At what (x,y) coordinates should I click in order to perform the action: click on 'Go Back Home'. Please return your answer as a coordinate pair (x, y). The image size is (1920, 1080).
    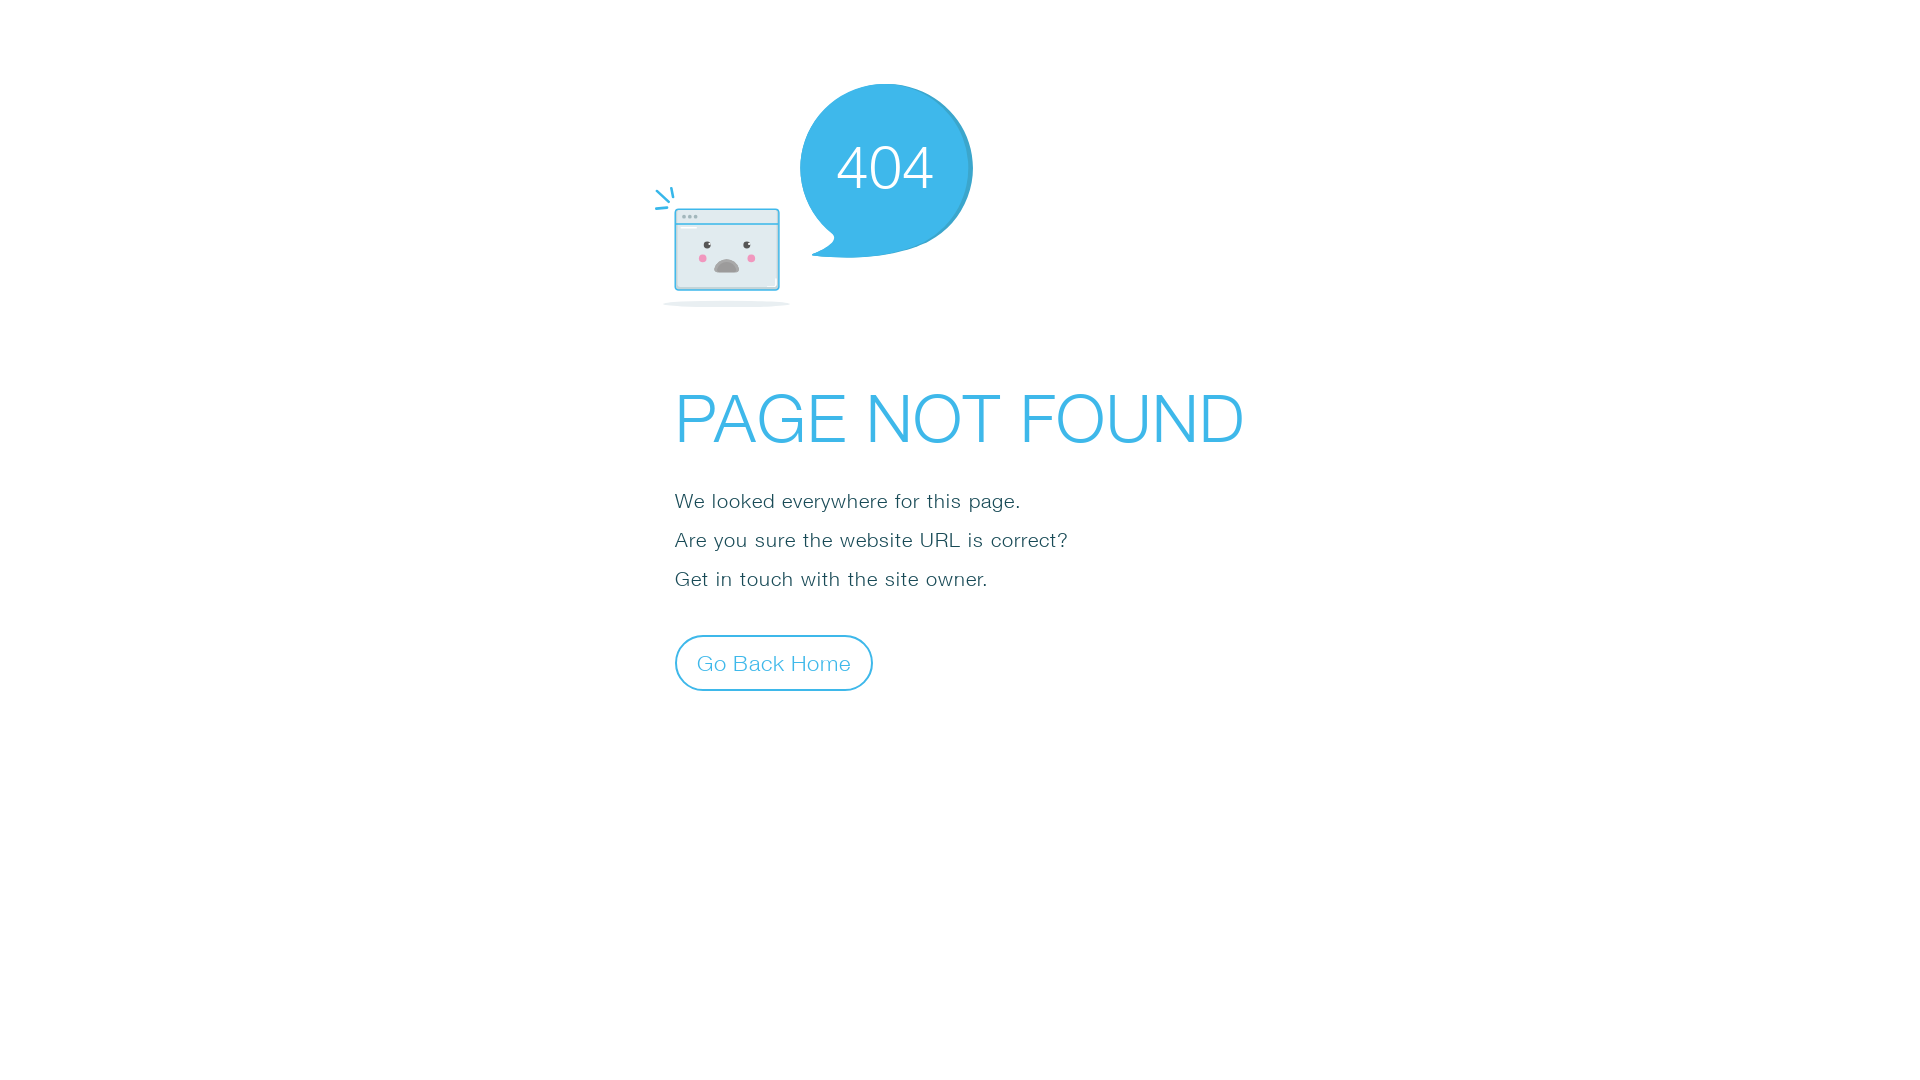
    Looking at the image, I should click on (772, 663).